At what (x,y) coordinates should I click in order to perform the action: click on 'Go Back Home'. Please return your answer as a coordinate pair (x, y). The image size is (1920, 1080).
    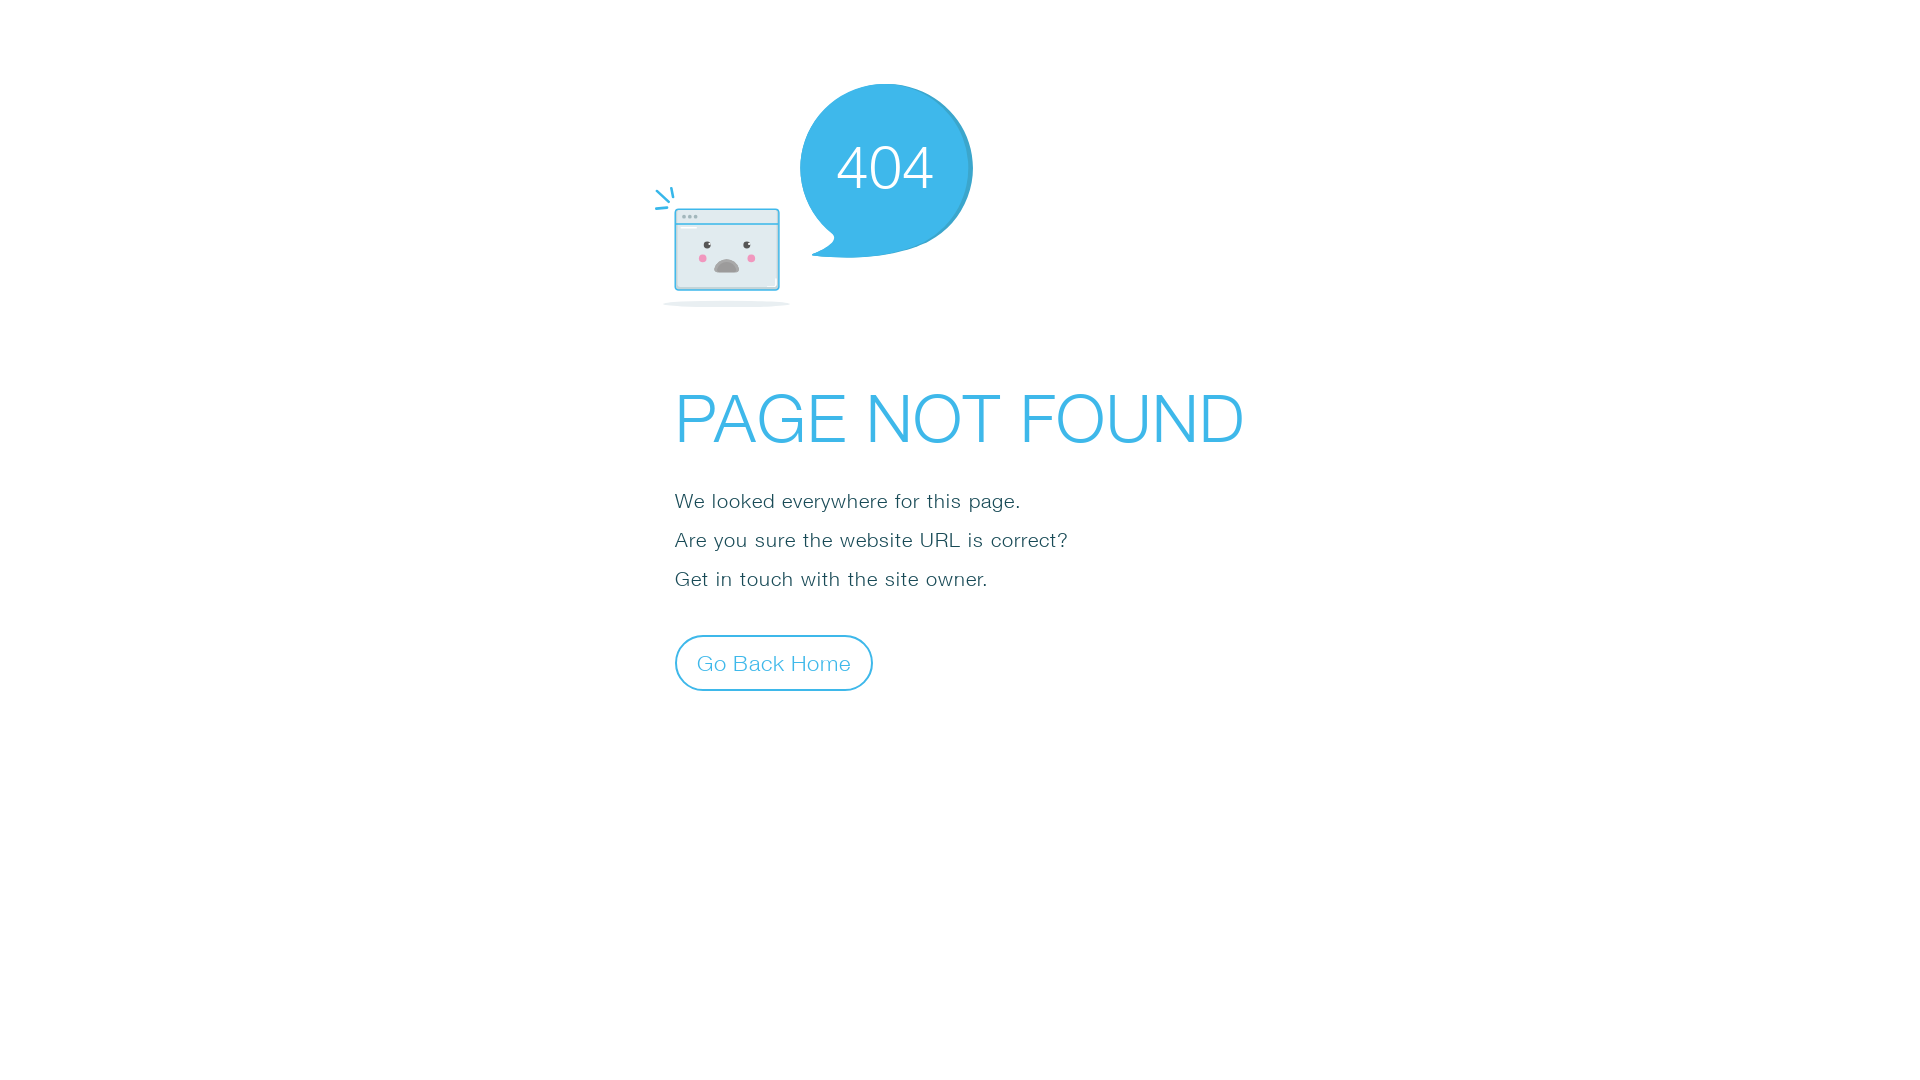
    Looking at the image, I should click on (772, 663).